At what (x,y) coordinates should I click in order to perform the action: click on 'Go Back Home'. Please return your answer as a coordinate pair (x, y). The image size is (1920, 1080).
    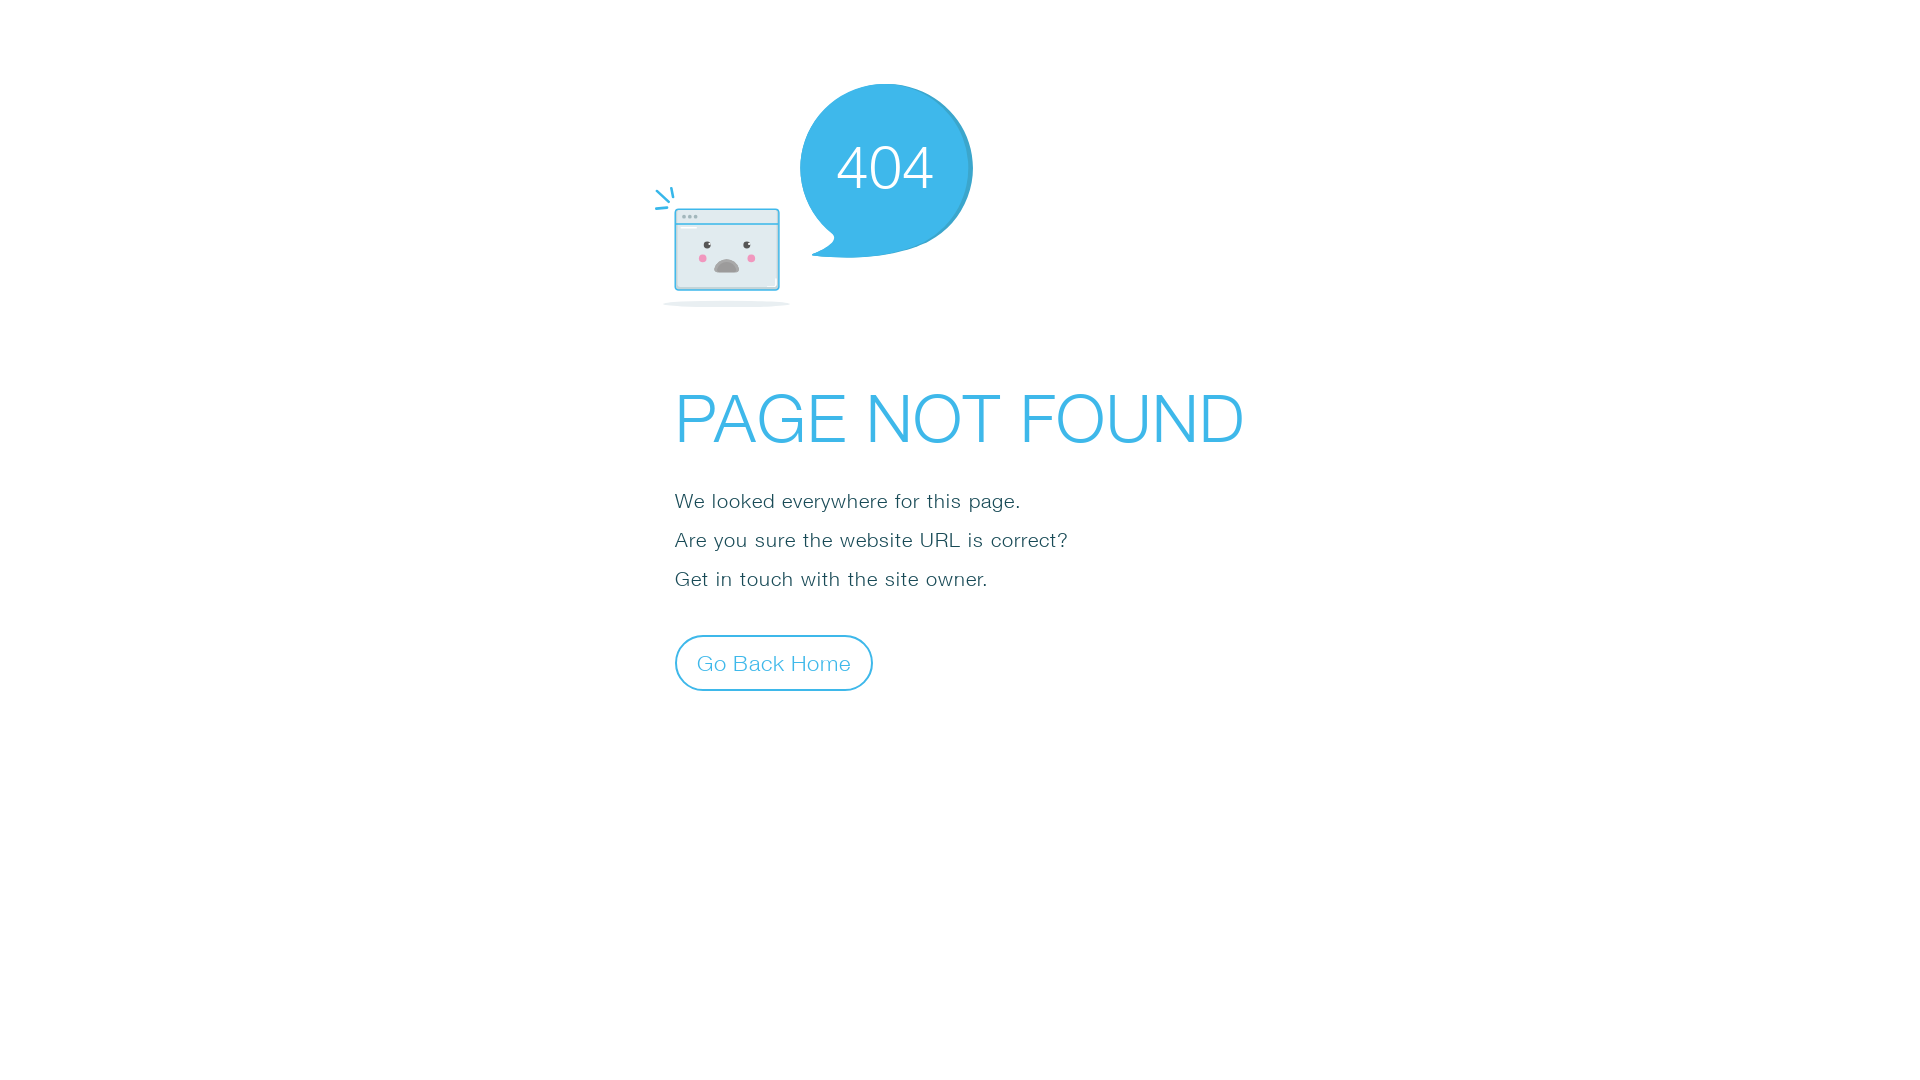
    Looking at the image, I should click on (772, 663).